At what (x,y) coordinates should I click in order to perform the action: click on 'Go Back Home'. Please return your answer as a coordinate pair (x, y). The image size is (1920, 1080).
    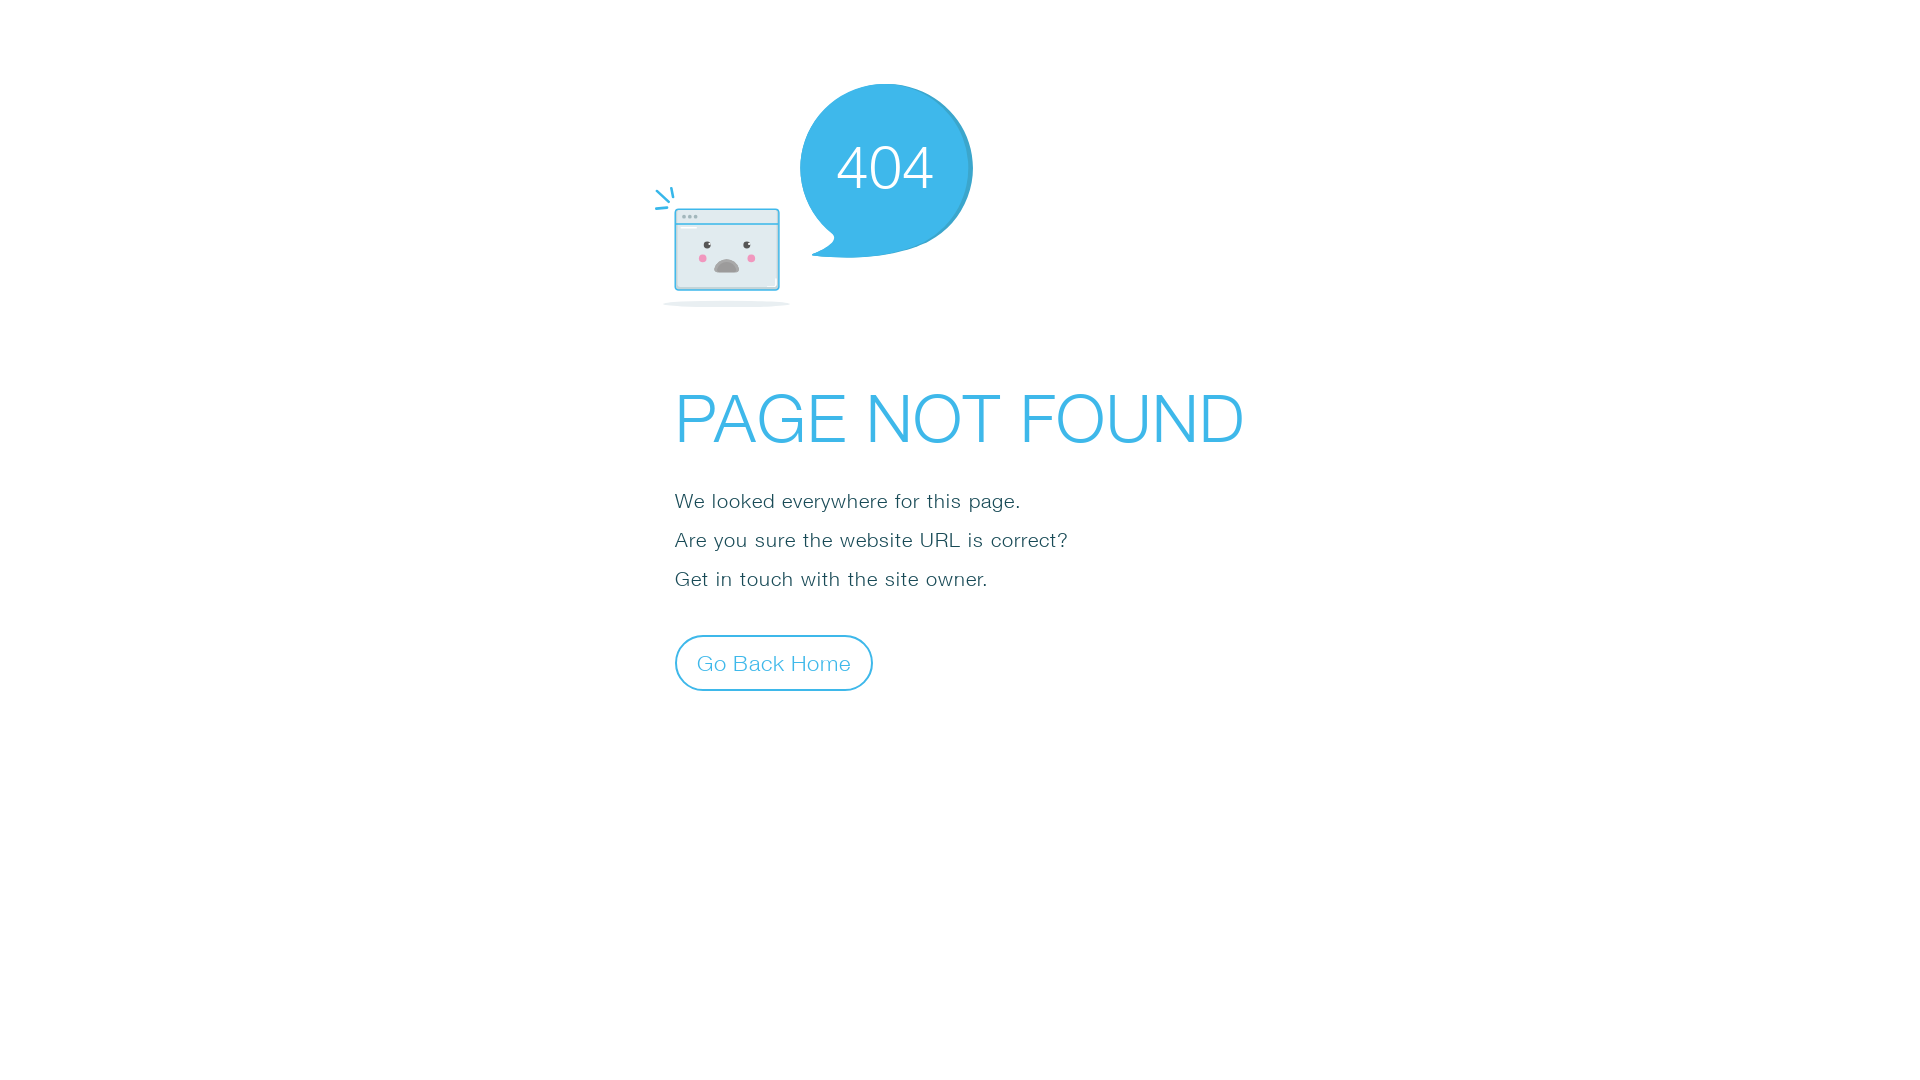
    Looking at the image, I should click on (772, 663).